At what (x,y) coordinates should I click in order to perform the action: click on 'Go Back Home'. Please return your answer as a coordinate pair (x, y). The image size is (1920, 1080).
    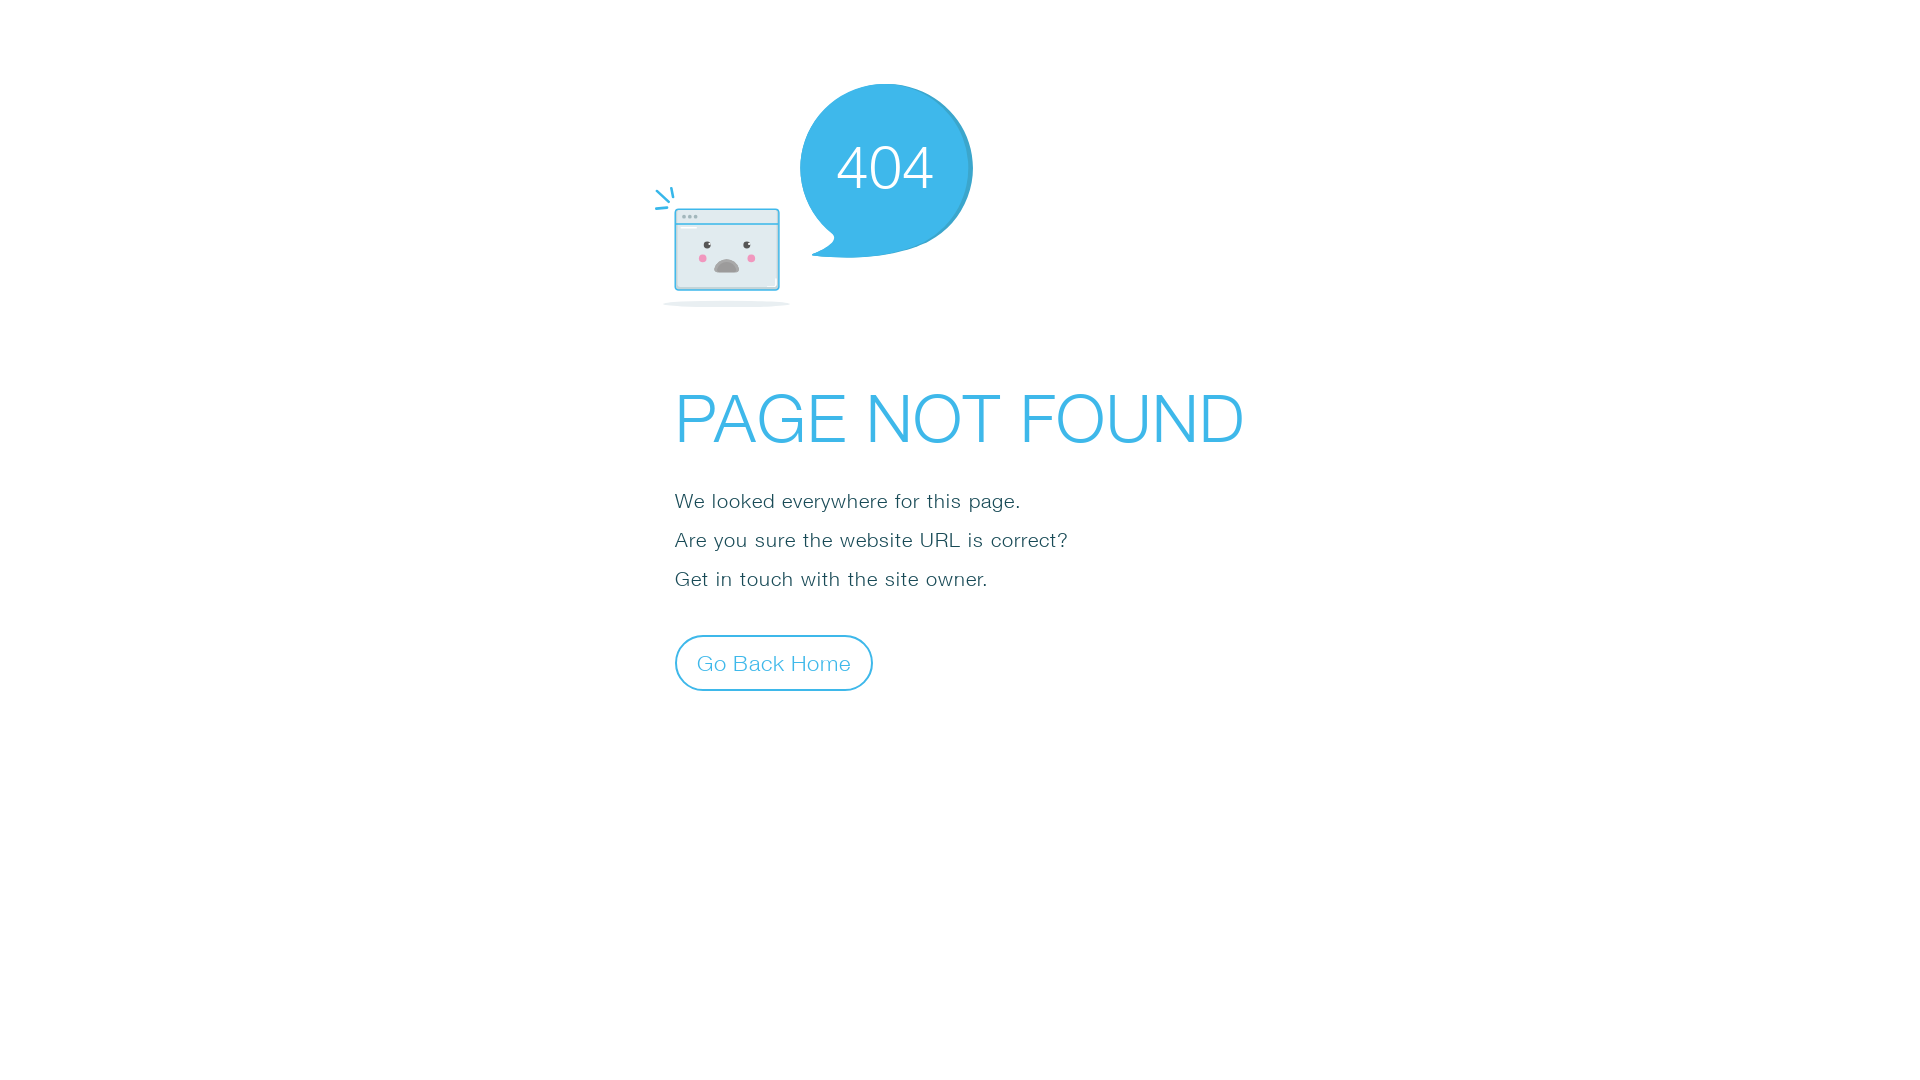
    Looking at the image, I should click on (772, 663).